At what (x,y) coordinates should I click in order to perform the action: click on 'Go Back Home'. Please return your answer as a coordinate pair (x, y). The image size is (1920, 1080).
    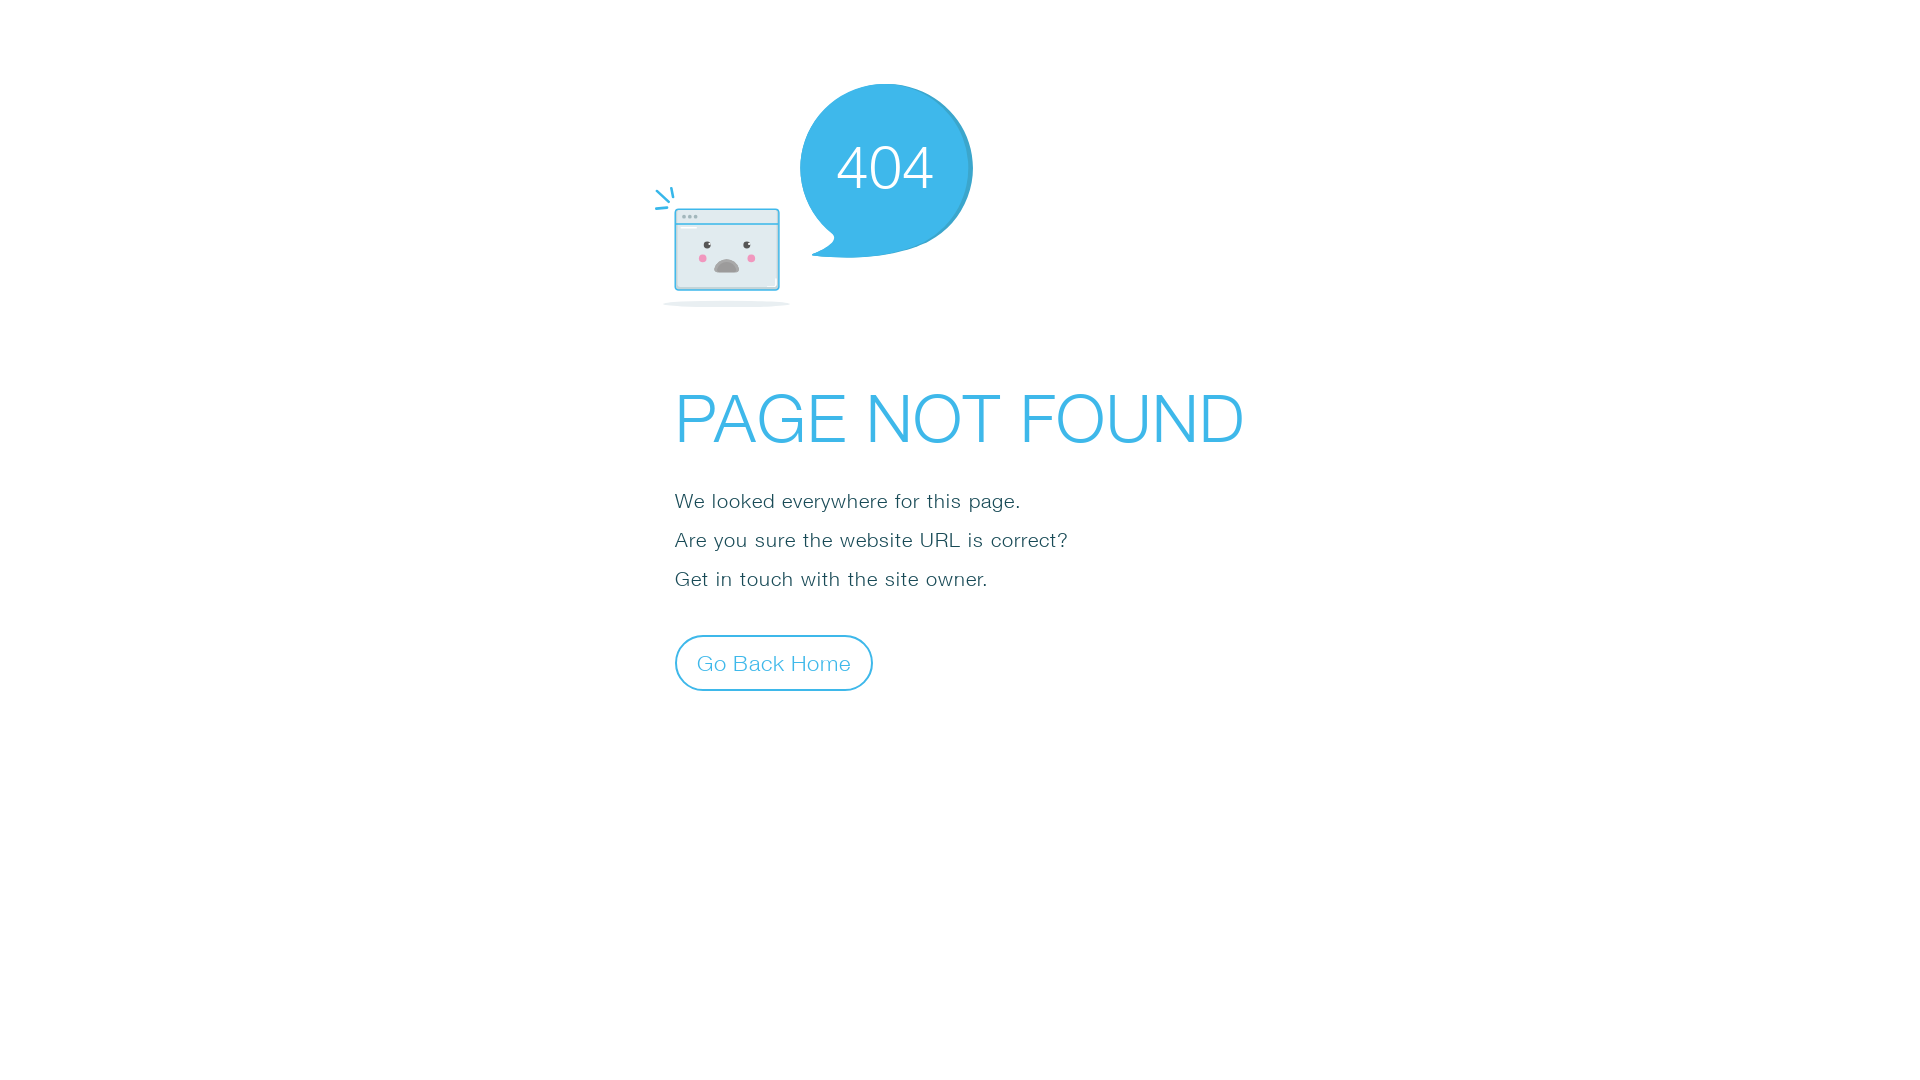
    Looking at the image, I should click on (772, 663).